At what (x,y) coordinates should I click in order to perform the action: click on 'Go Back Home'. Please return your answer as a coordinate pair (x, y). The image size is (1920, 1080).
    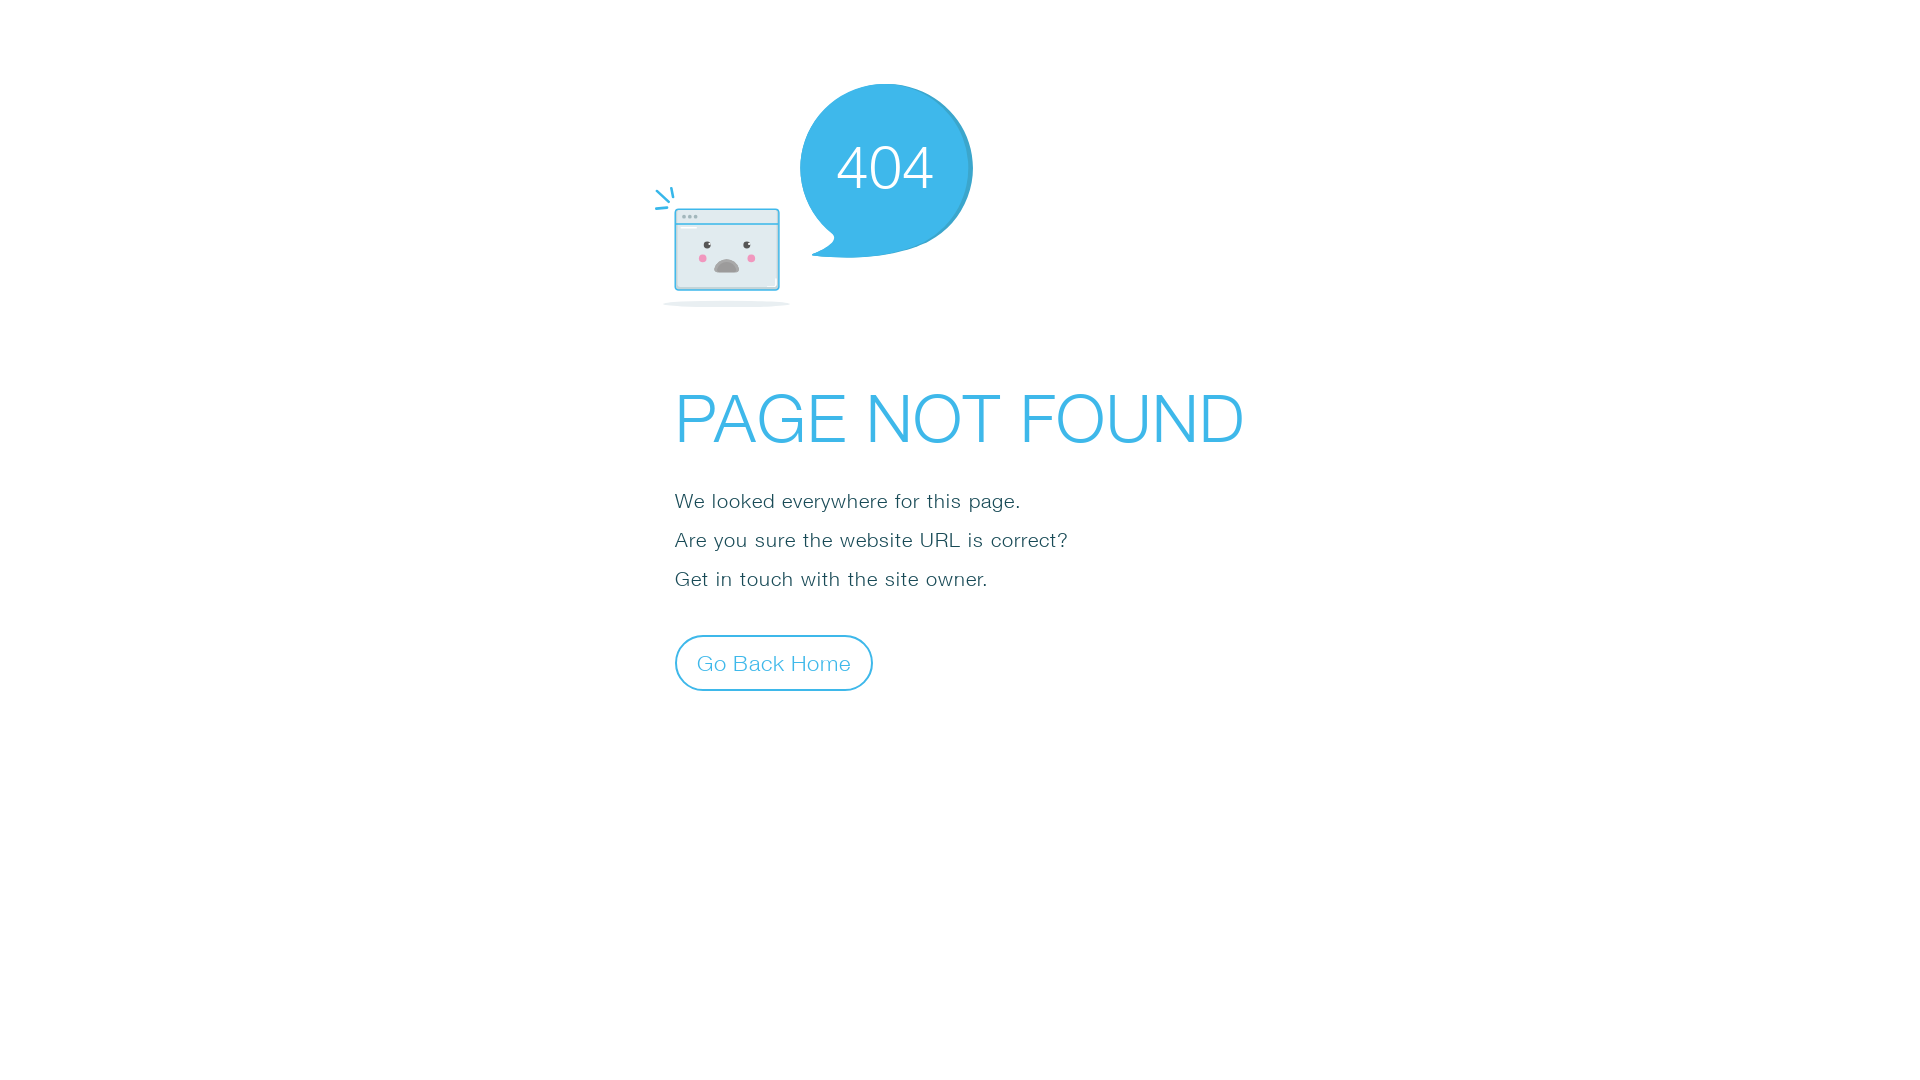
    Looking at the image, I should click on (772, 663).